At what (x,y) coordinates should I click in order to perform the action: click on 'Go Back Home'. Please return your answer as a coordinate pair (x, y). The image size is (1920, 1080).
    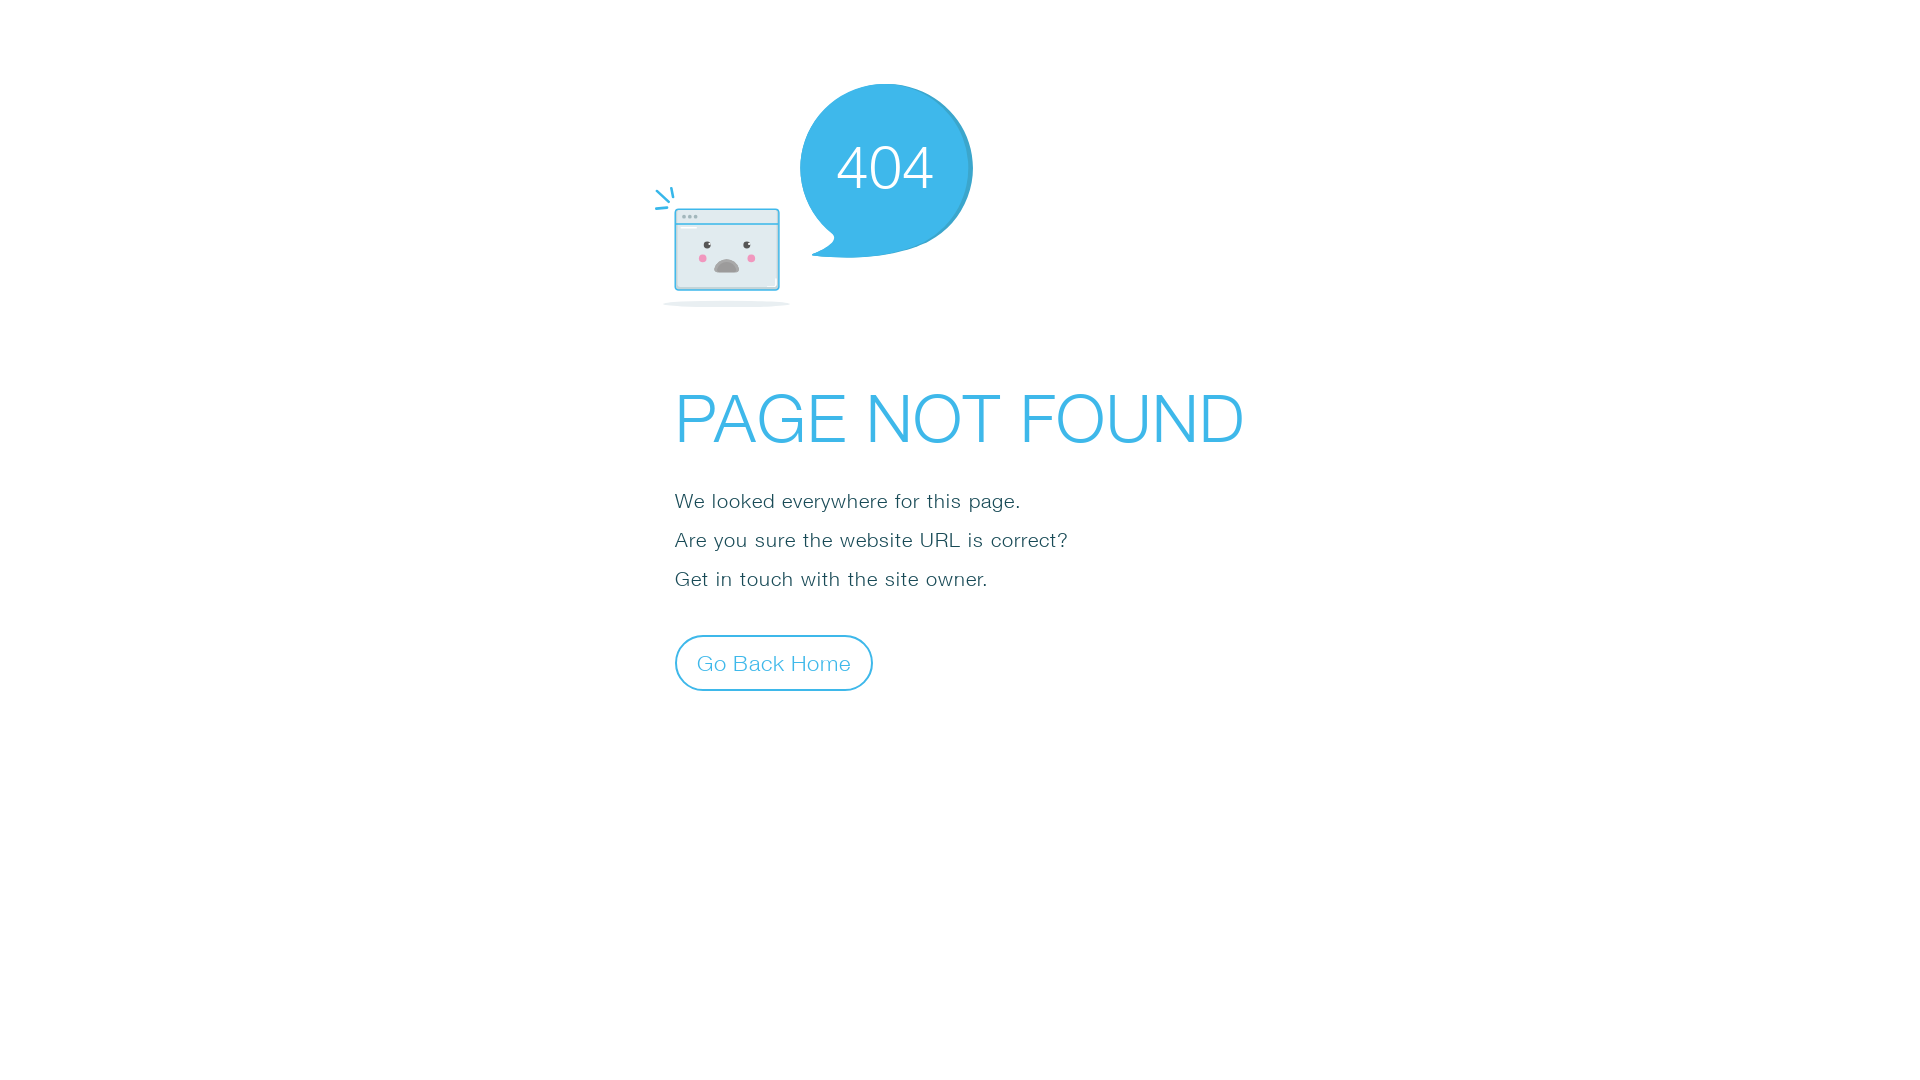
    Looking at the image, I should click on (772, 663).